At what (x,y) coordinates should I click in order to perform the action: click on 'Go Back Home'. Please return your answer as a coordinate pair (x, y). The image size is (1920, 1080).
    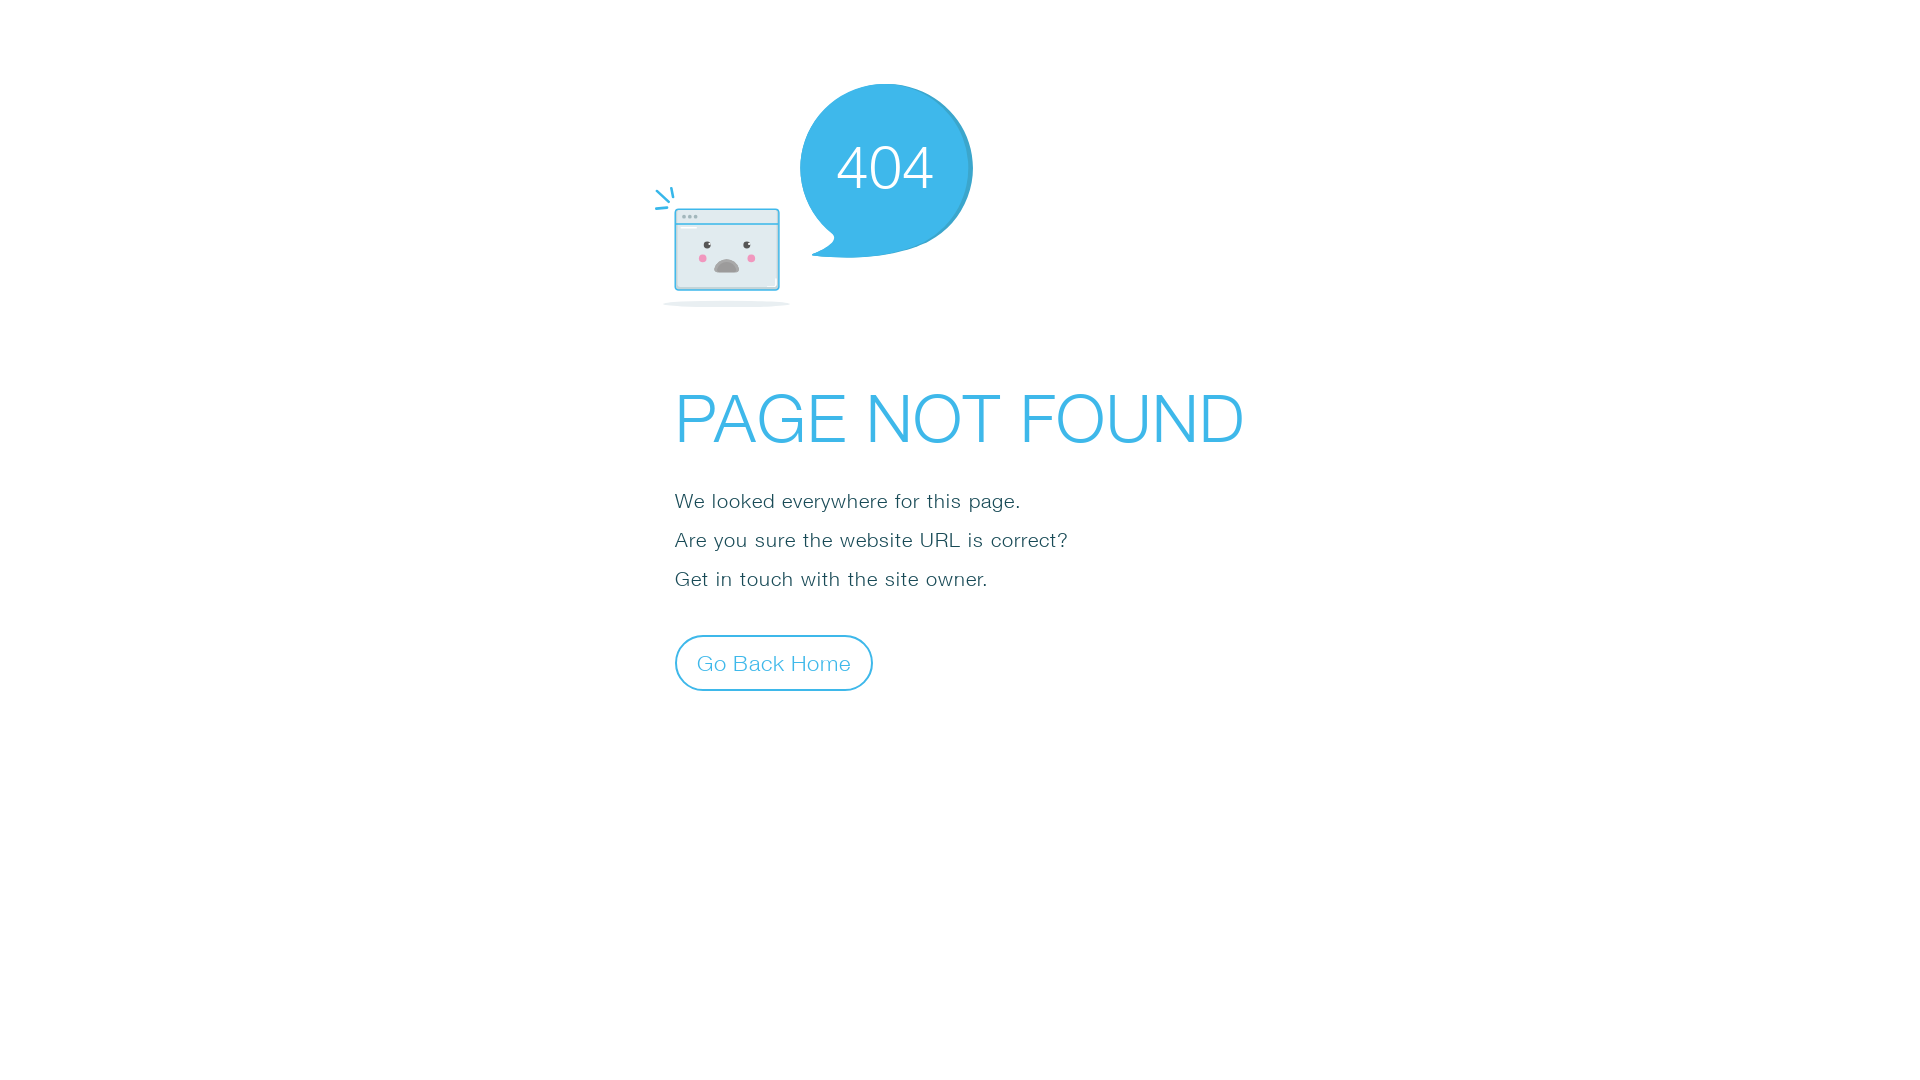
    Looking at the image, I should click on (772, 663).